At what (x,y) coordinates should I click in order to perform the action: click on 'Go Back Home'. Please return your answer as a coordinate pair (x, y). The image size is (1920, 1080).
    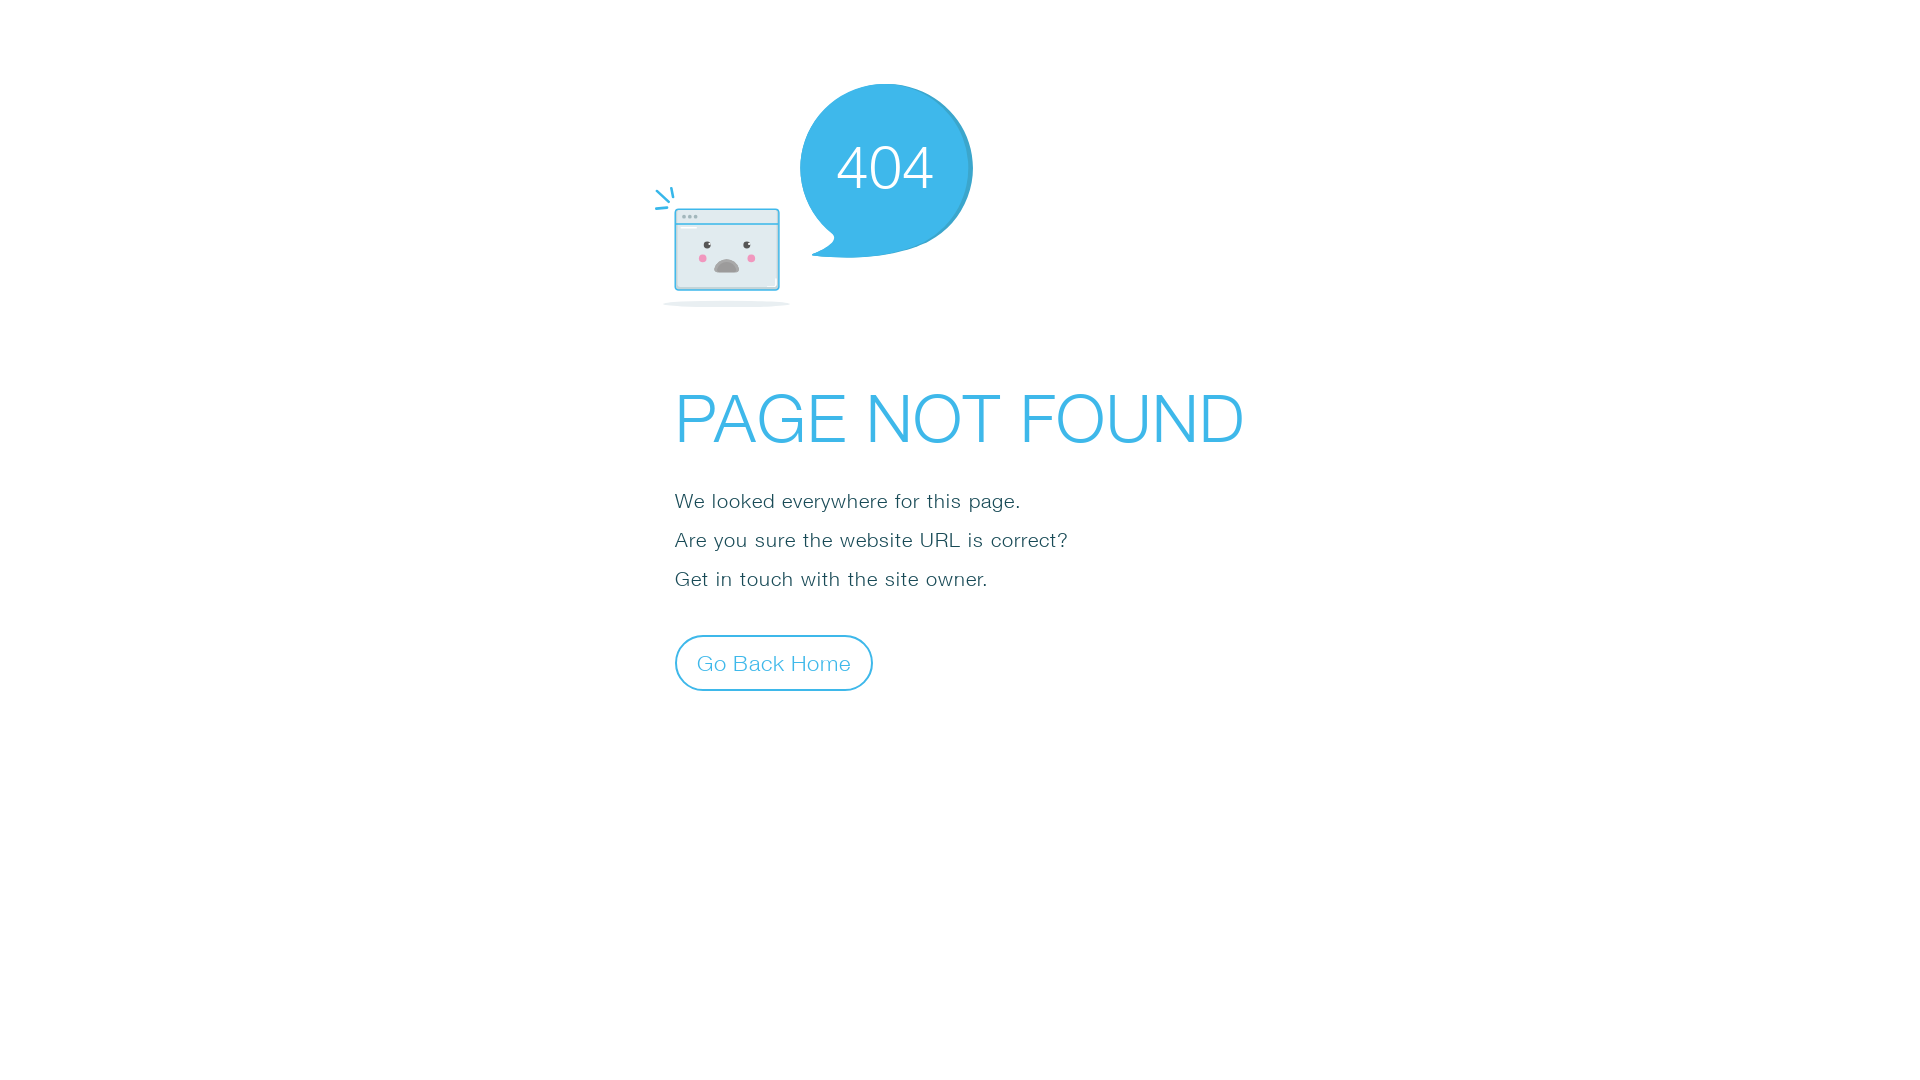
    Looking at the image, I should click on (772, 663).